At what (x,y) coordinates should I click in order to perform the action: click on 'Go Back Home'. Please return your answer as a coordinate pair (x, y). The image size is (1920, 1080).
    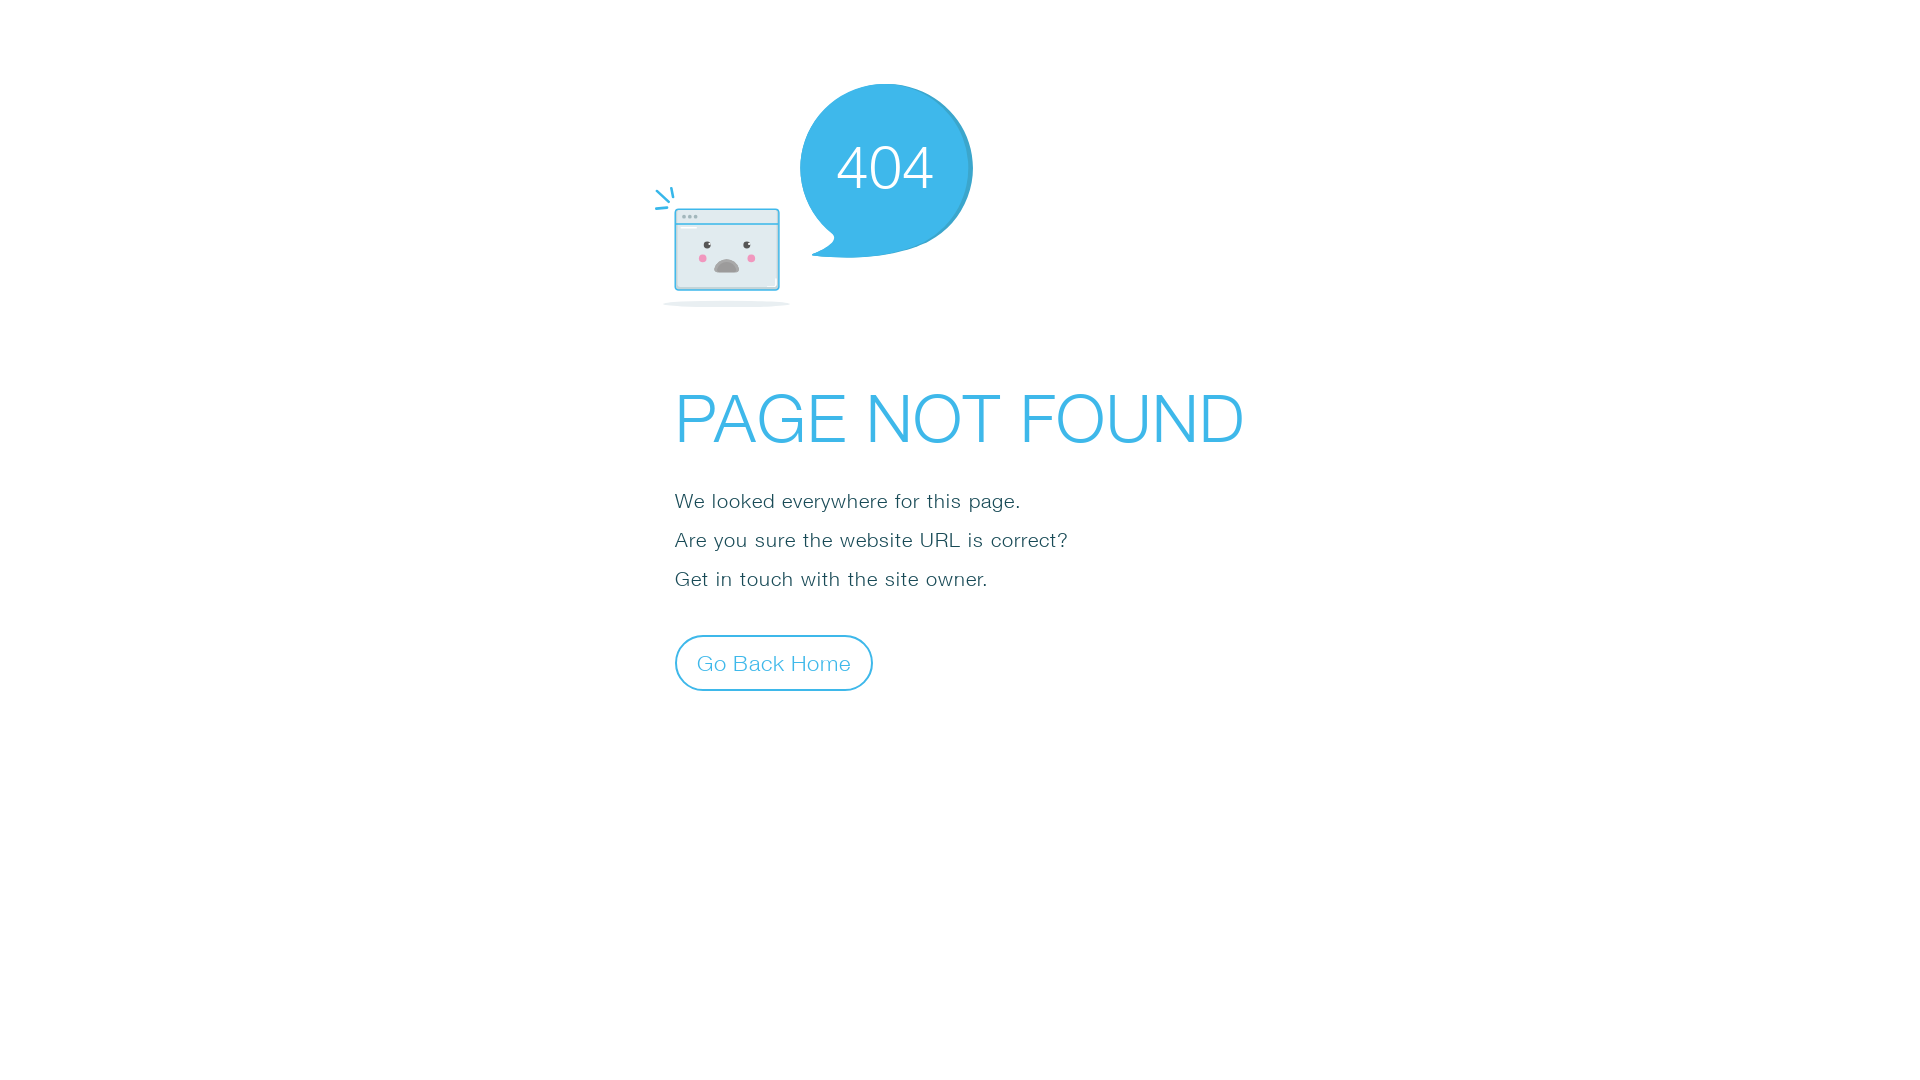
    Looking at the image, I should click on (772, 663).